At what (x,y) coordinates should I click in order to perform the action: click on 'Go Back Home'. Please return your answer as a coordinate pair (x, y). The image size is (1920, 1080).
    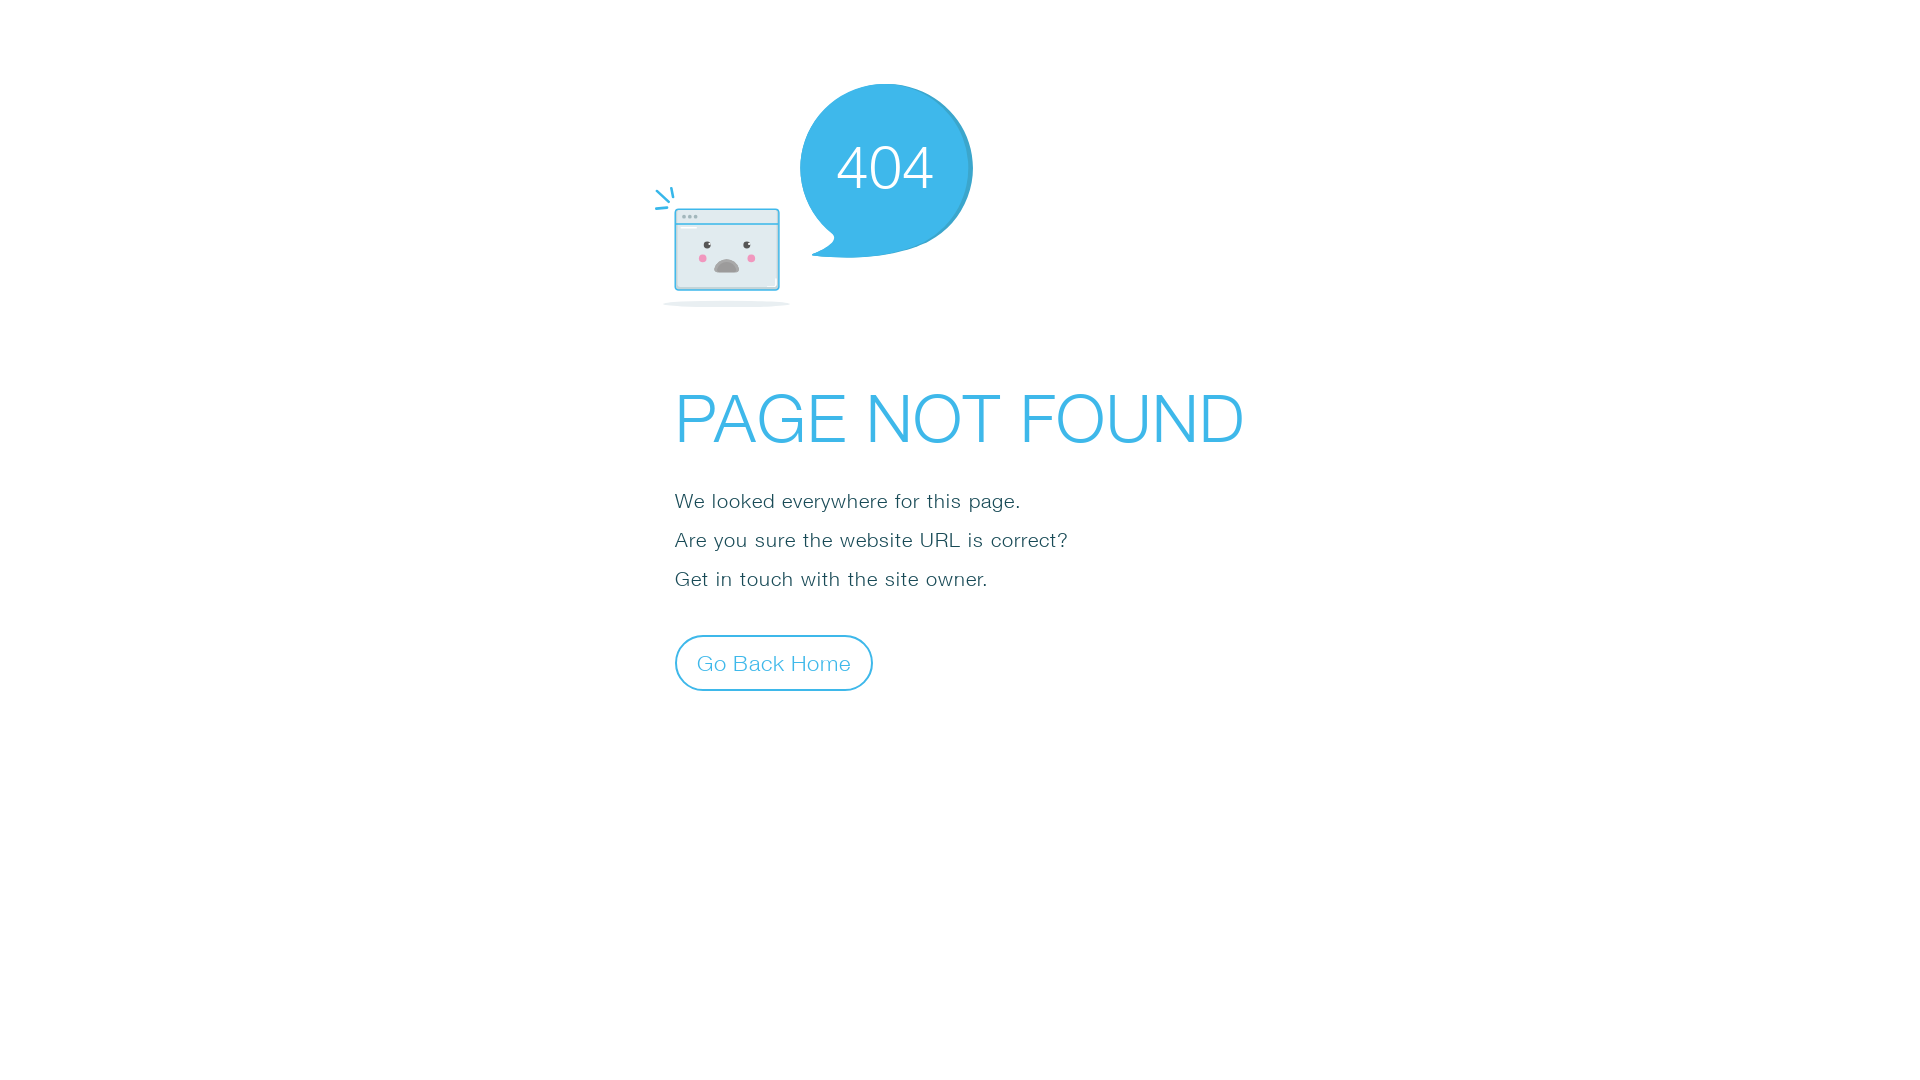
    Looking at the image, I should click on (772, 663).